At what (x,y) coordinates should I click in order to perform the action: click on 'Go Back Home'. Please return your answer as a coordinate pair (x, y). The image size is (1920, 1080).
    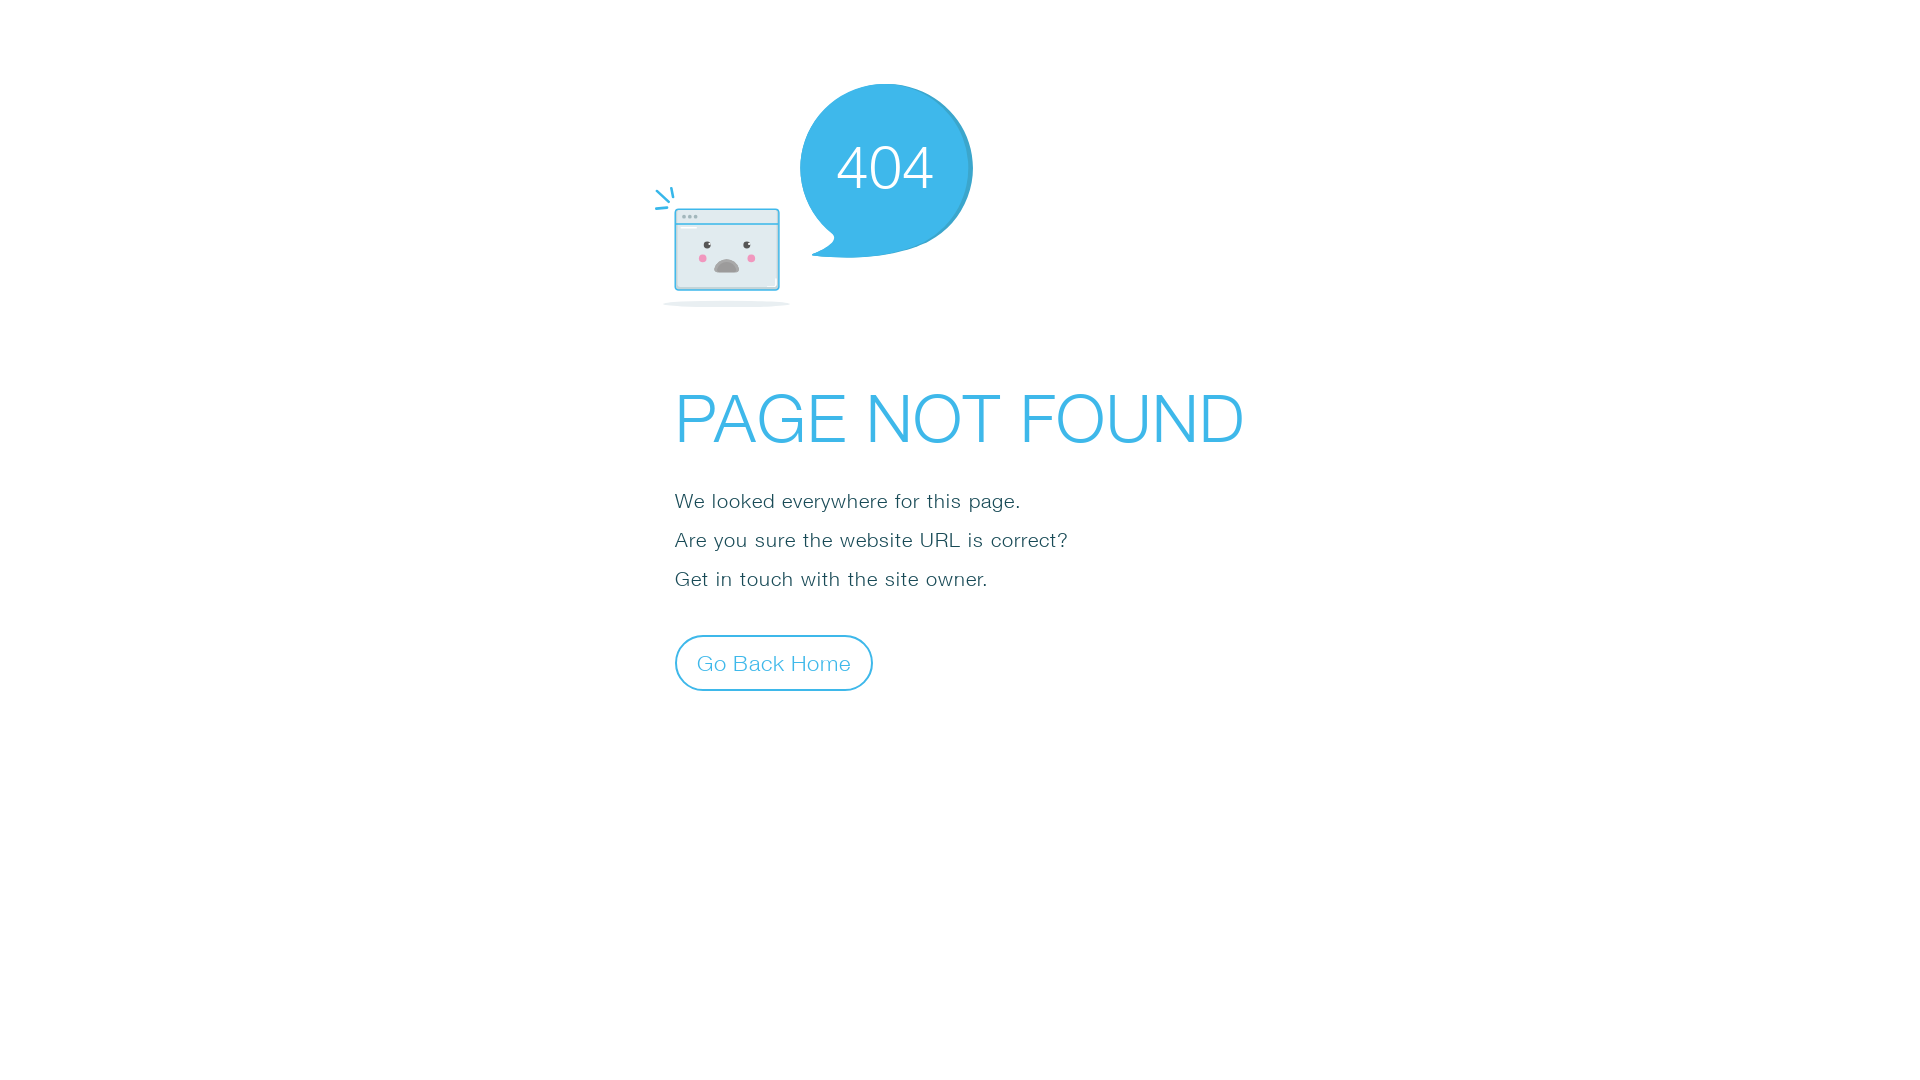
    Looking at the image, I should click on (772, 663).